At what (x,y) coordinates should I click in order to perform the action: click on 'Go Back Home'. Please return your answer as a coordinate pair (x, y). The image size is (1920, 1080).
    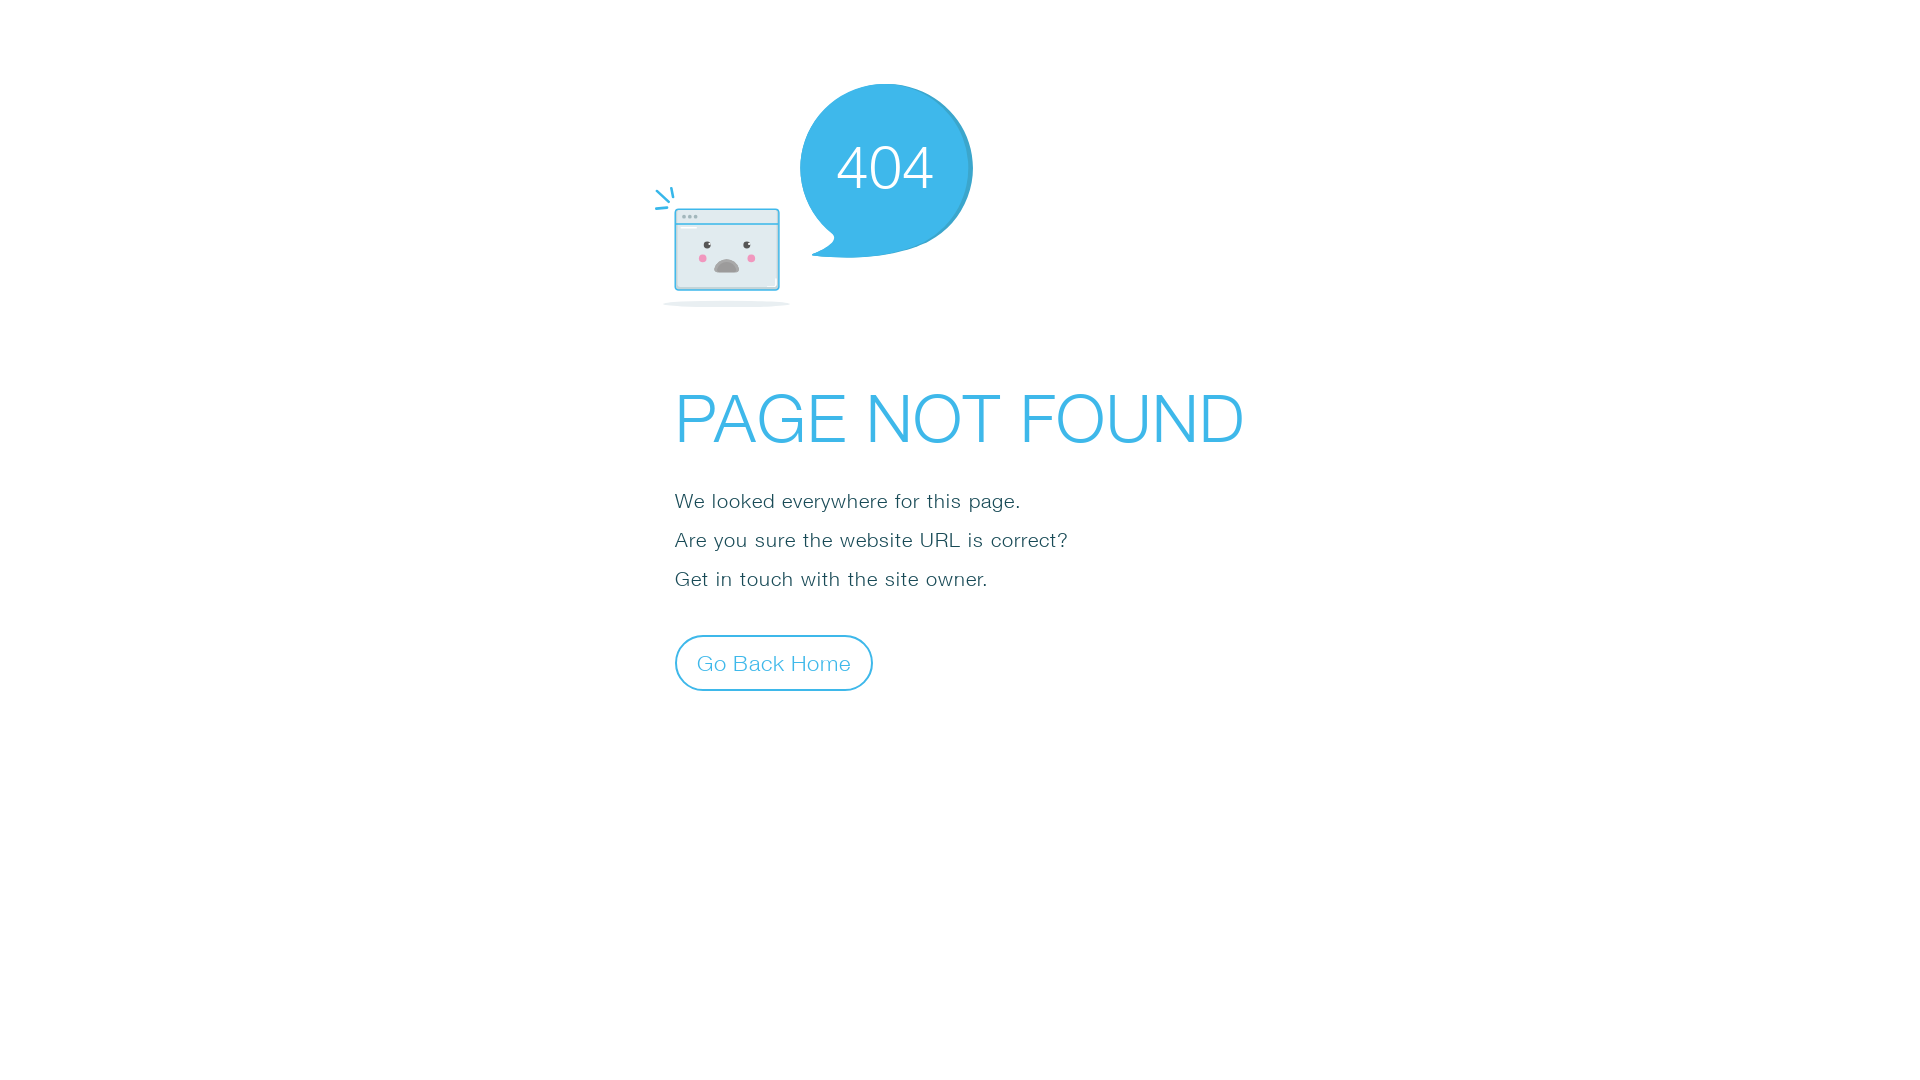
    Looking at the image, I should click on (772, 663).